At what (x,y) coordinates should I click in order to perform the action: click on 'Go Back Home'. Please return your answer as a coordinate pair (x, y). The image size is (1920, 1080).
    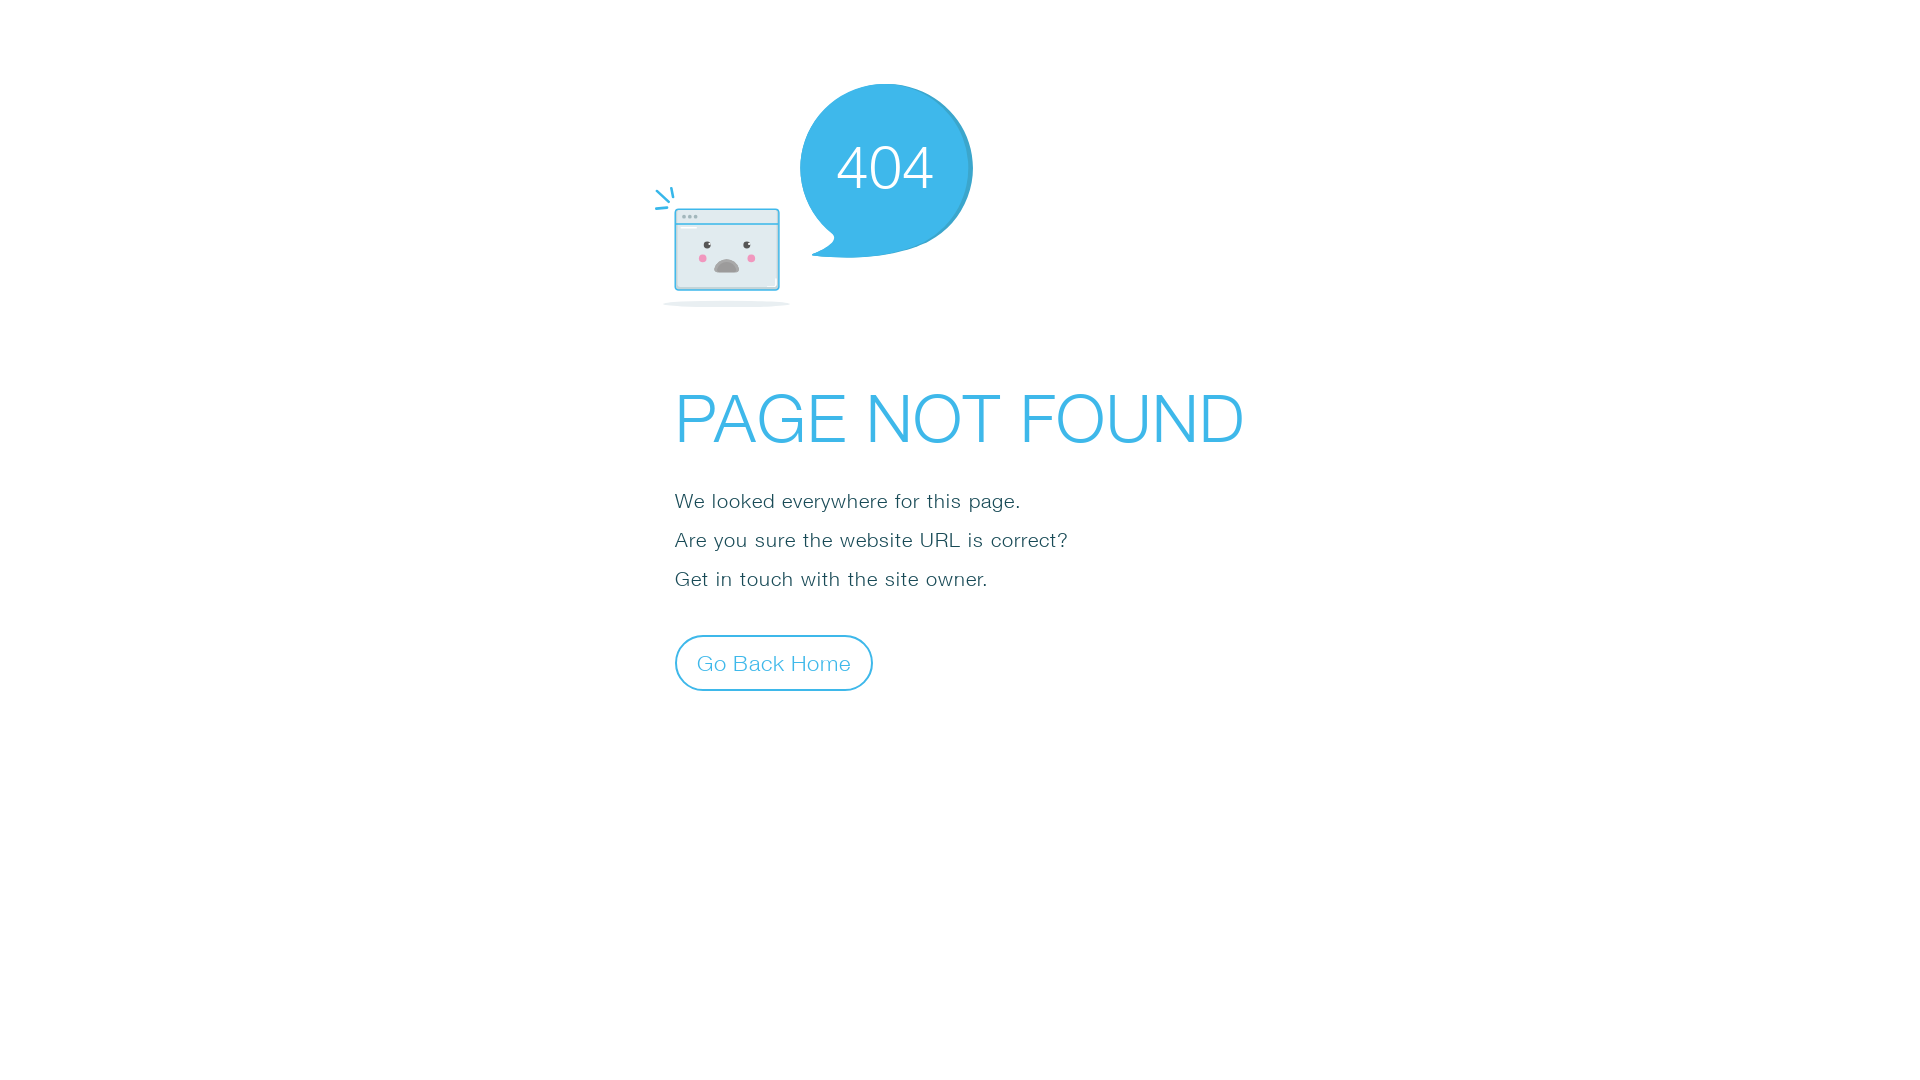
    Looking at the image, I should click on (772, 663).